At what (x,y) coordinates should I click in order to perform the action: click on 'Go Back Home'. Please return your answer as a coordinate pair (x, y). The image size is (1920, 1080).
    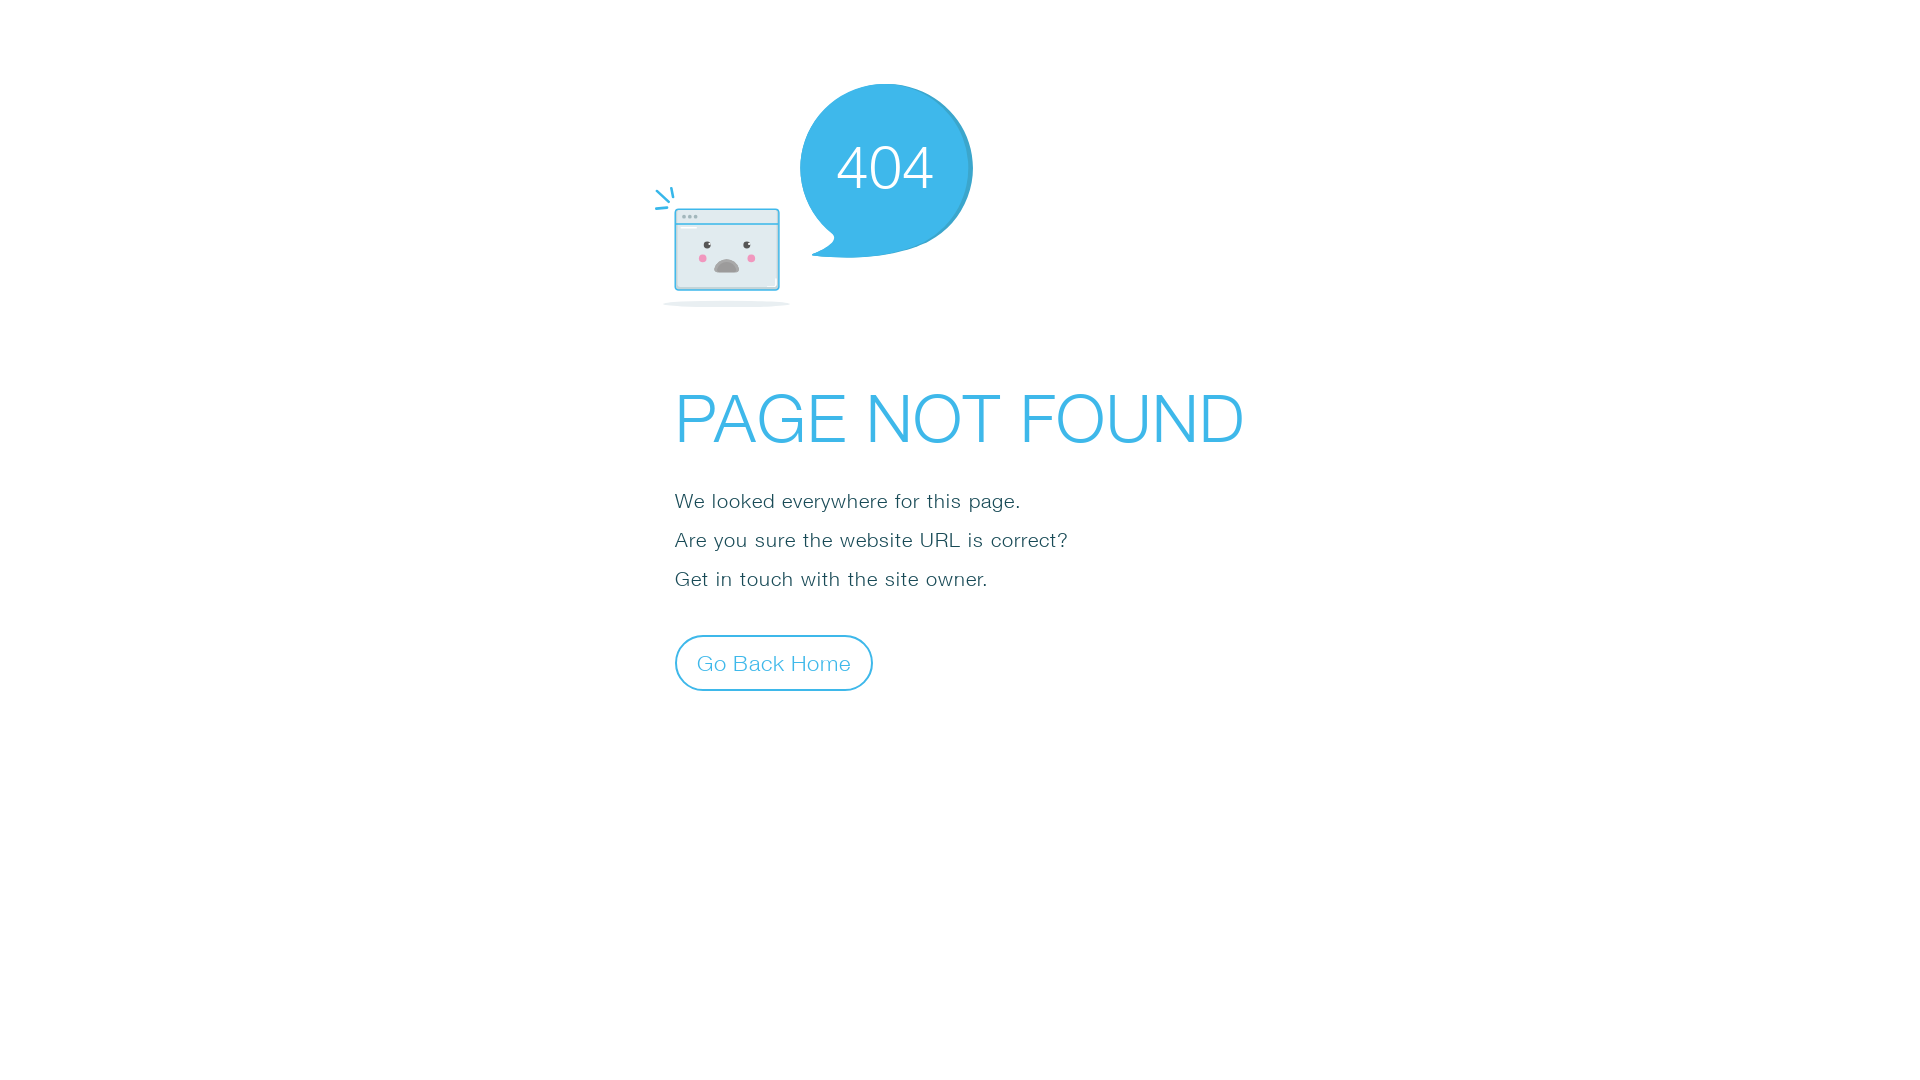
    Looking at the image, I should click on (772, 663).